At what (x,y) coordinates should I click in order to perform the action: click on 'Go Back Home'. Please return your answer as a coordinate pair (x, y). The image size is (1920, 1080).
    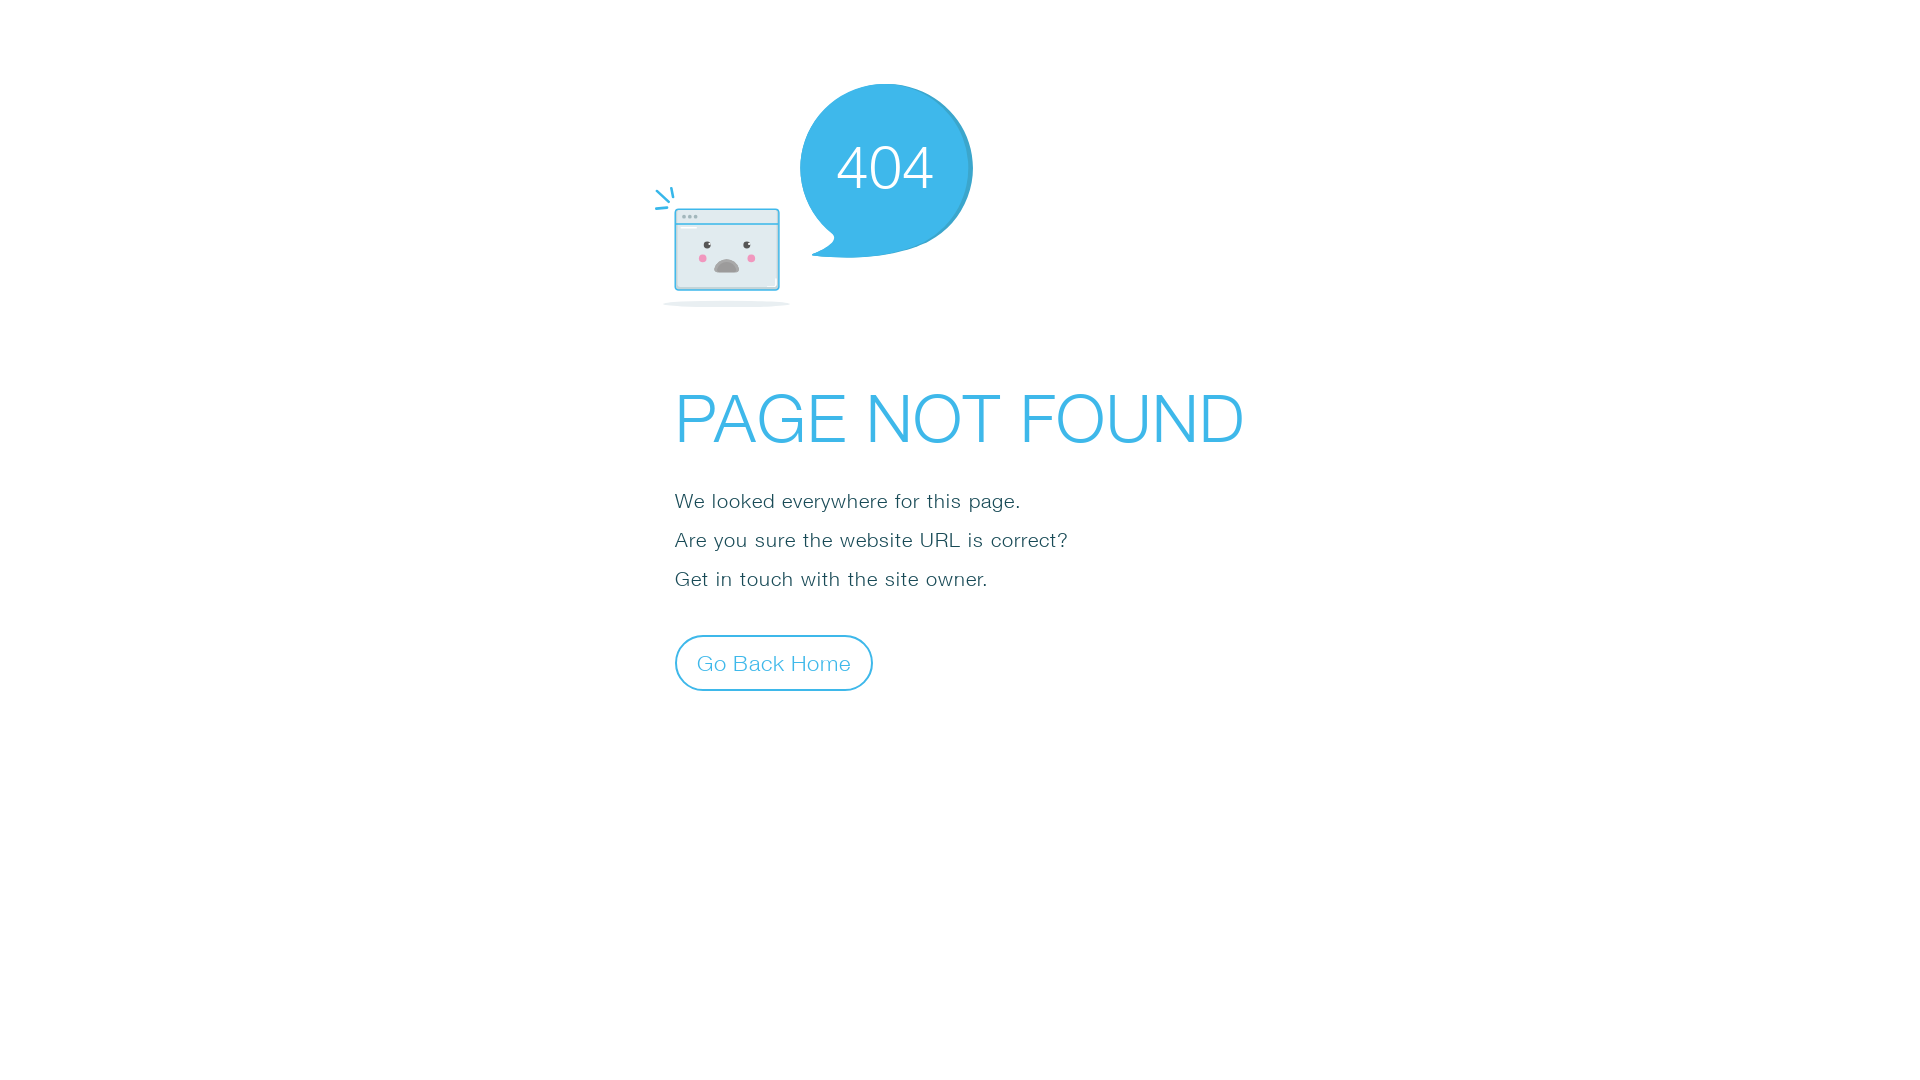
    Looking at the image, I should click on (772, 663).